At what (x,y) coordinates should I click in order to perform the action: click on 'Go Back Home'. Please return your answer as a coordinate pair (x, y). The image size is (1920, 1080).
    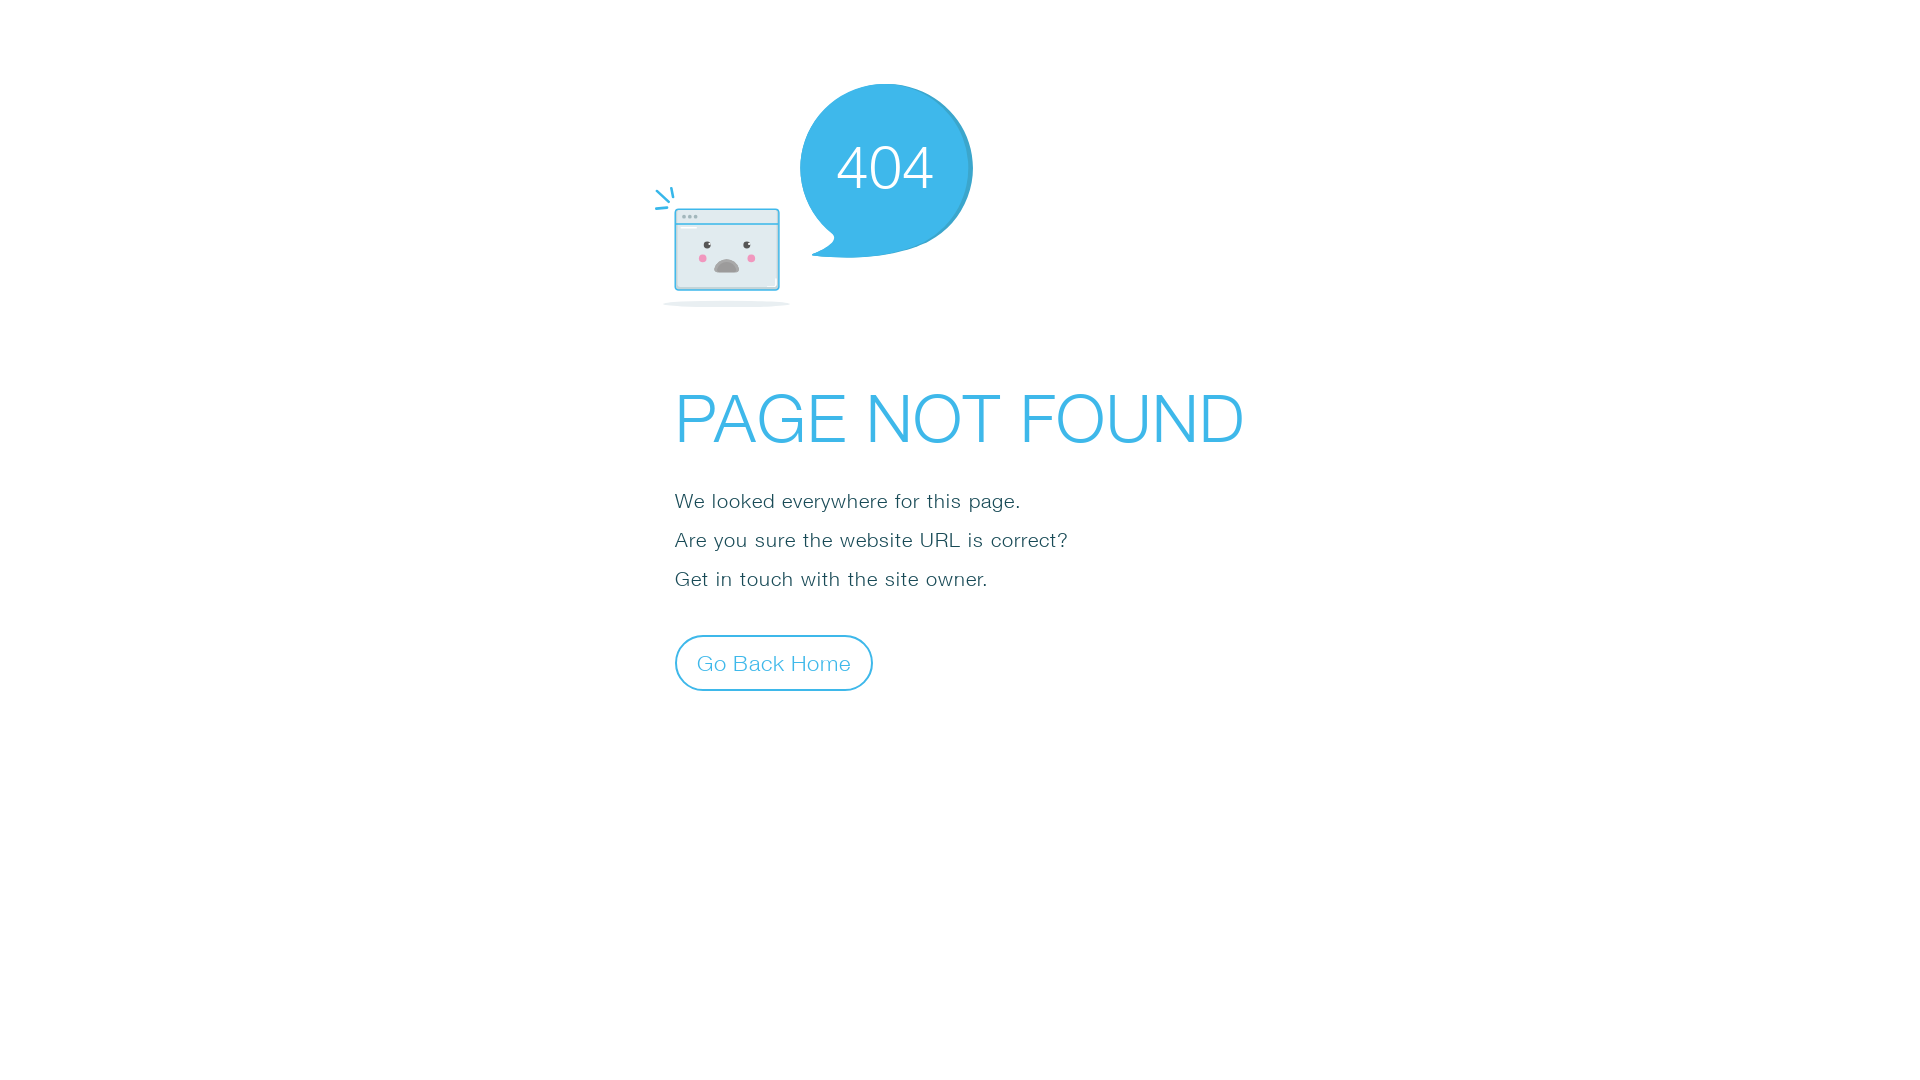
    Looking at the image, I should click on (772, 663).